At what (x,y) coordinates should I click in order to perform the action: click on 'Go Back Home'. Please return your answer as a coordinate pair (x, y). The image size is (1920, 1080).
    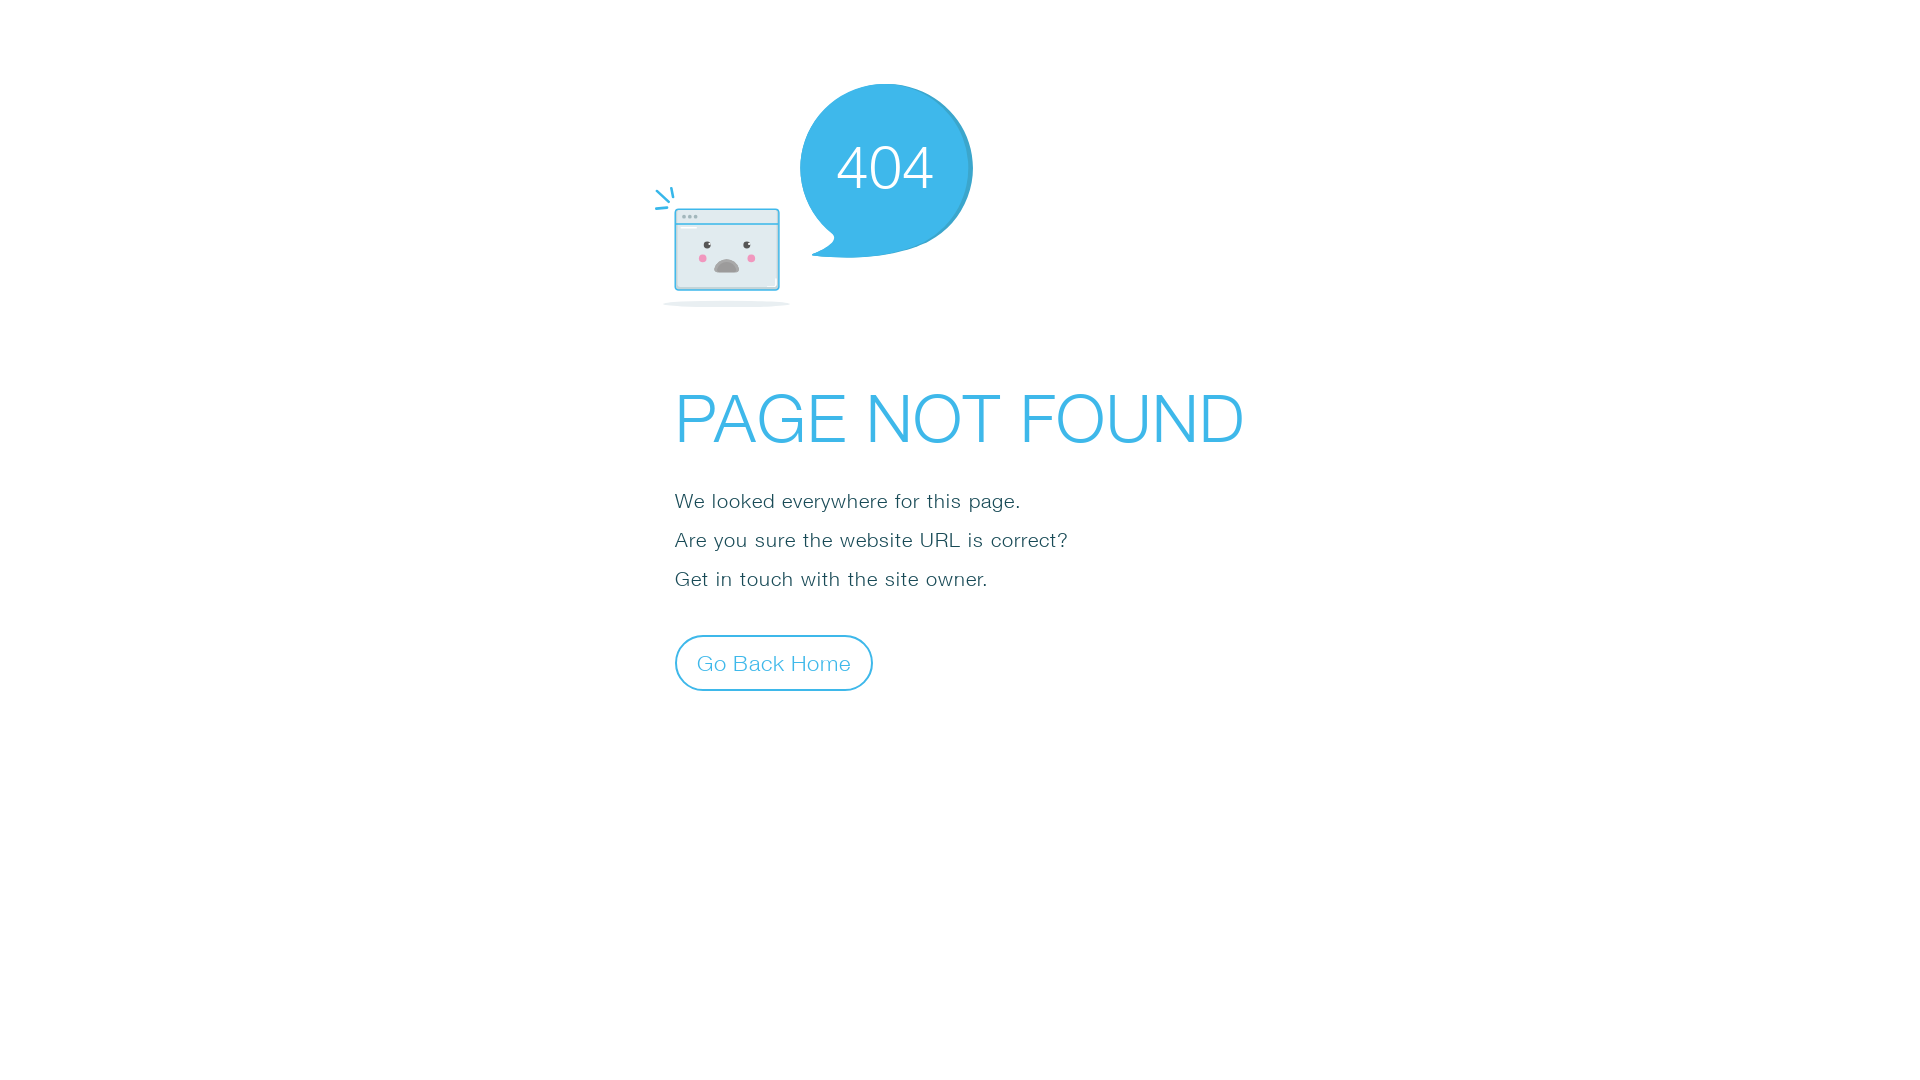
    Looking at the image, I should click on (772, 663).